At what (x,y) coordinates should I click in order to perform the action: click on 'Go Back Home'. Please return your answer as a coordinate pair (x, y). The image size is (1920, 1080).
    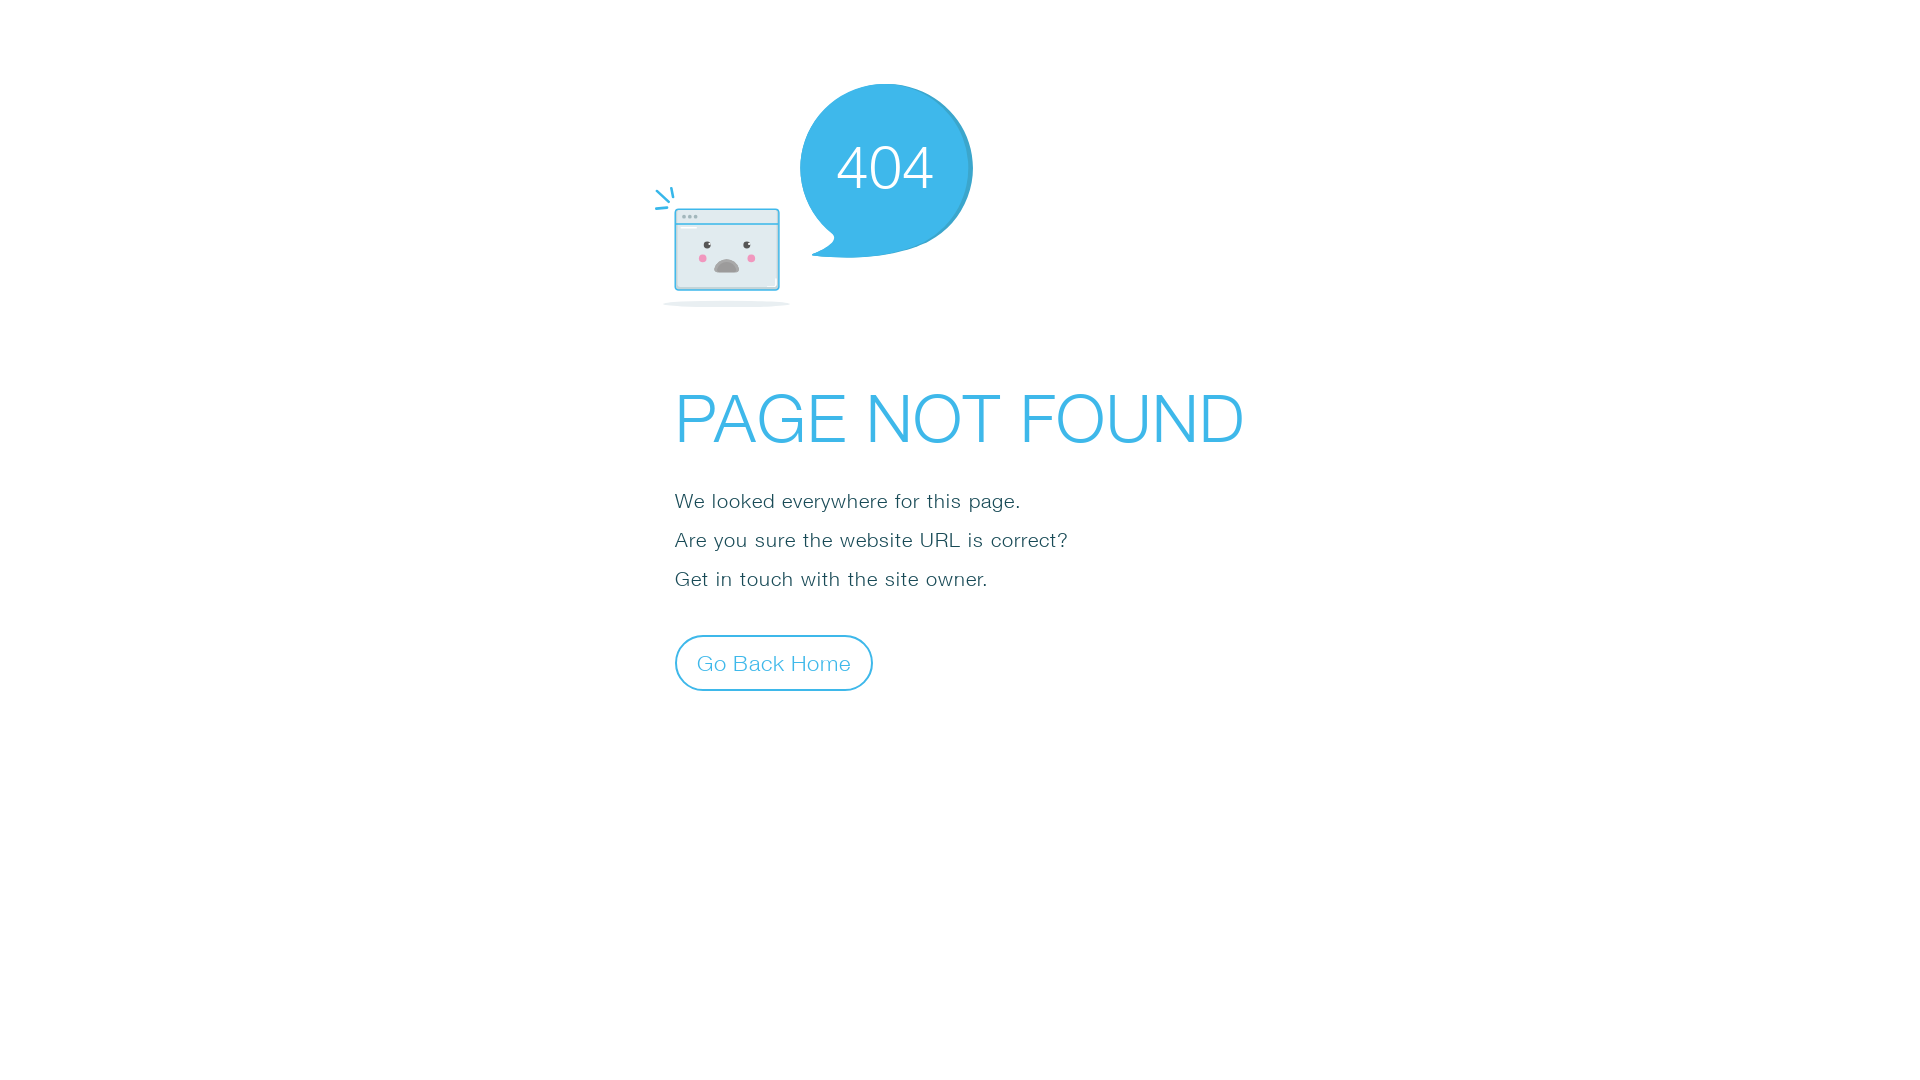
    Looking at the image, I should click on (772, 663).